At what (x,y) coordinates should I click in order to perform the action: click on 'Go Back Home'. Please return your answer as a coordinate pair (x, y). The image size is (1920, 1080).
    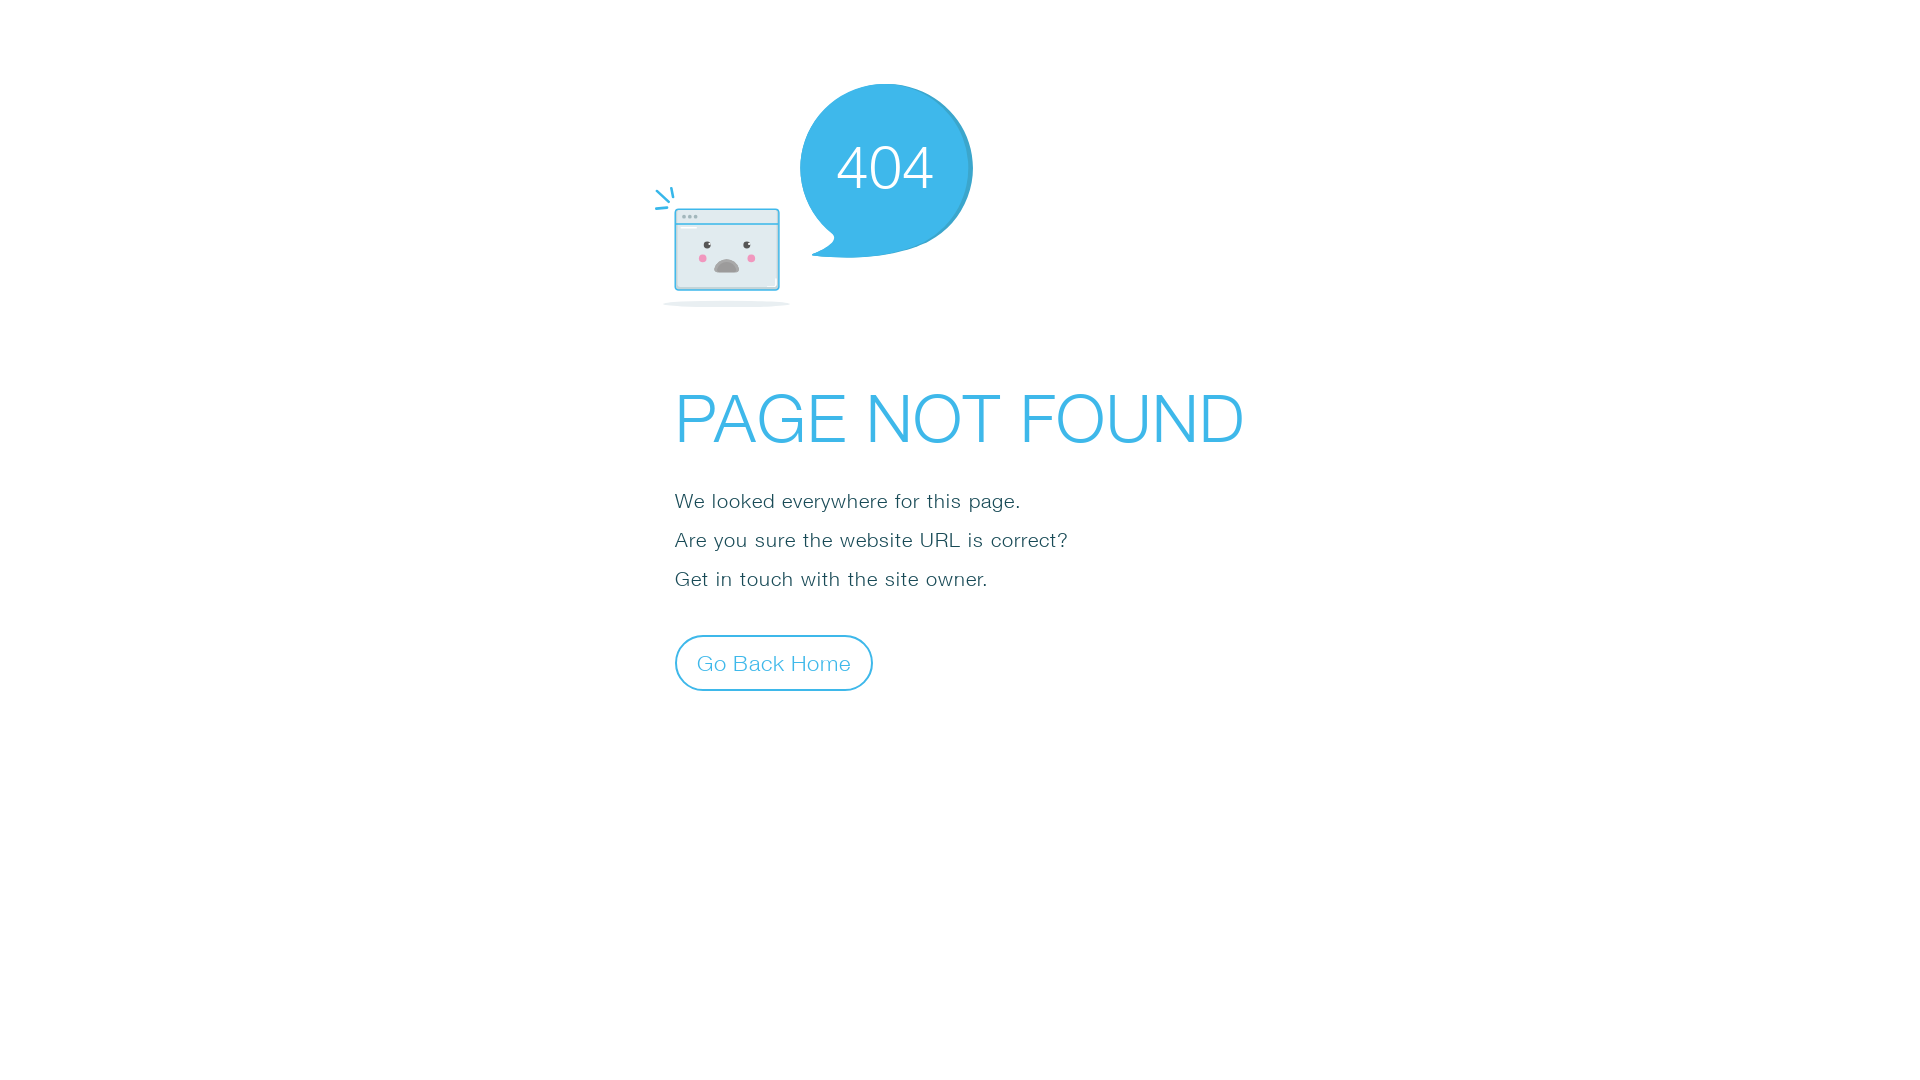
    Looking at the image, I should click on (772, 663).